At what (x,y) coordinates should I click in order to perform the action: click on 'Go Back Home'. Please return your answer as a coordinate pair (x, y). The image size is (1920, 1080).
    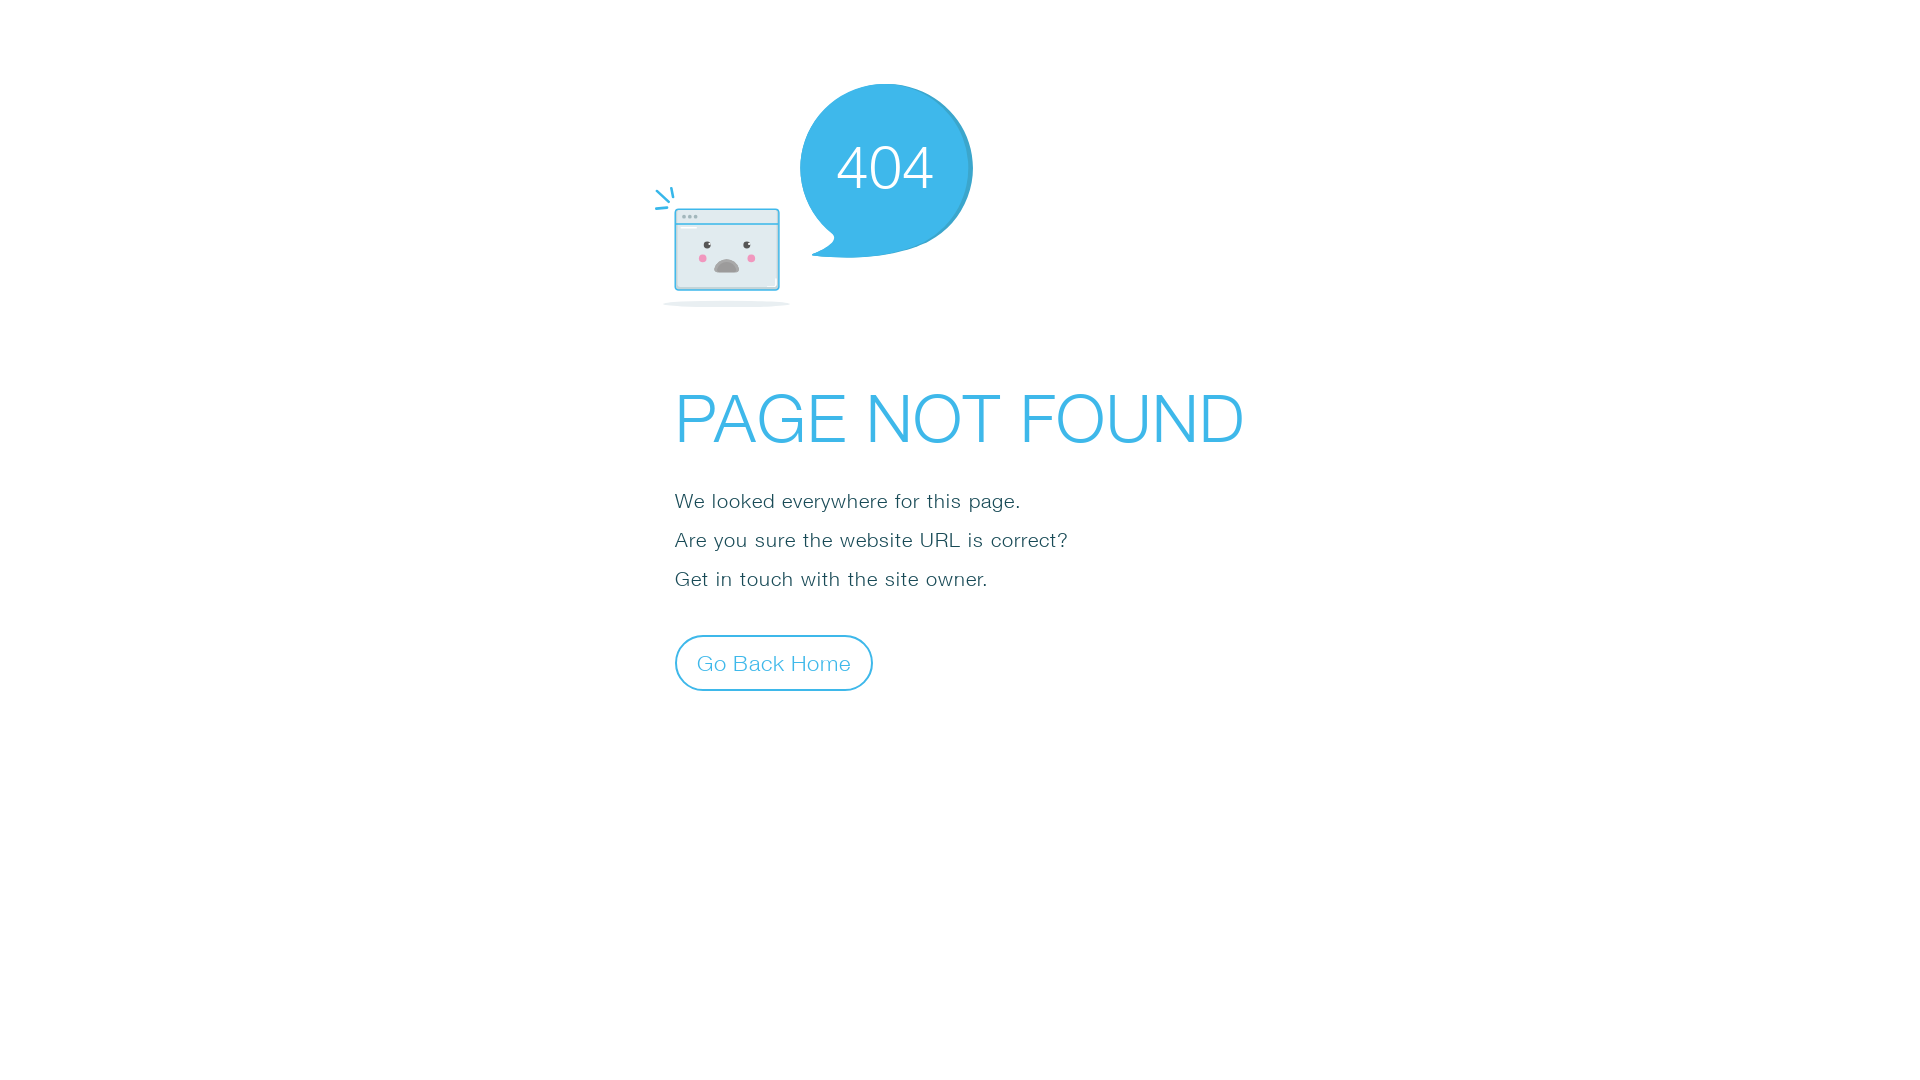
    Looking at the image, I should click on (772, 663).